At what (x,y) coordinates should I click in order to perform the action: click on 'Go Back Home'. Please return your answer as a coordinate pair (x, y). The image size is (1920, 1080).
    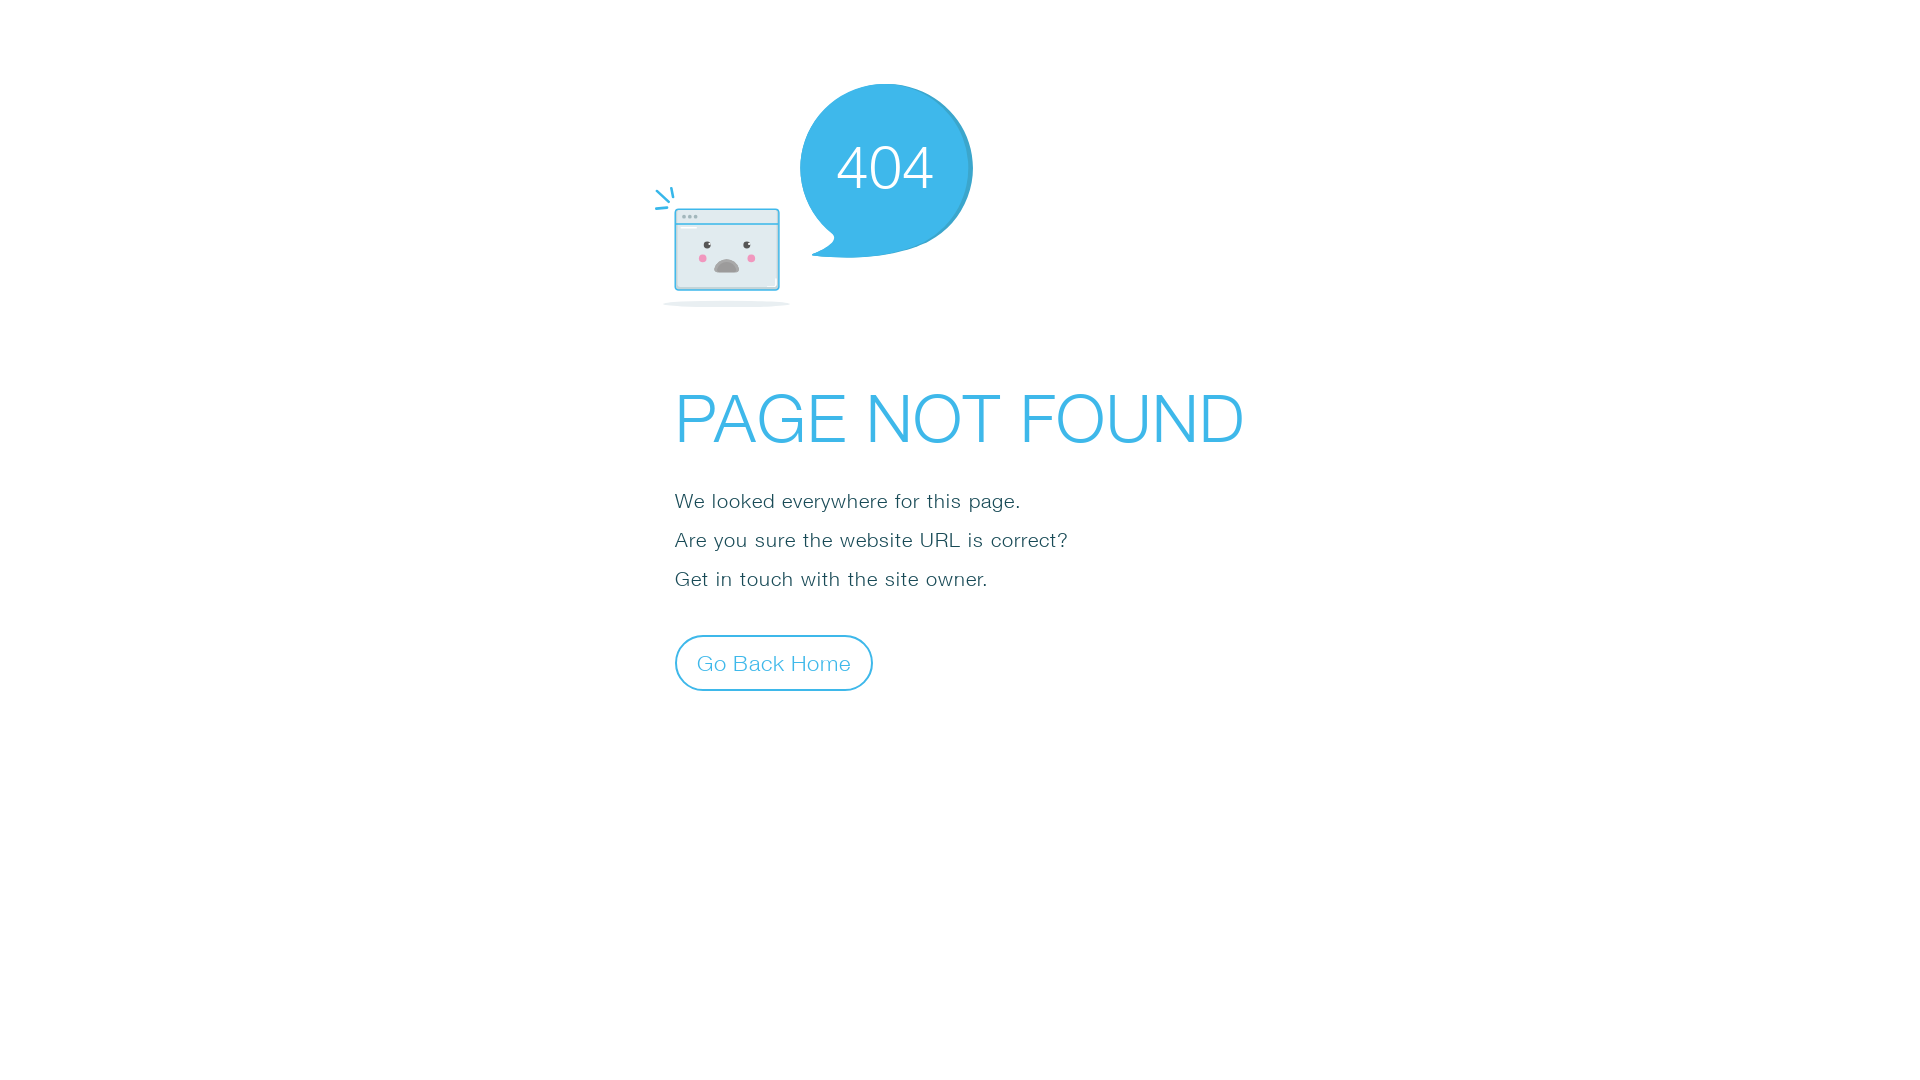
    Looking at the image, I should click on (772, 663).